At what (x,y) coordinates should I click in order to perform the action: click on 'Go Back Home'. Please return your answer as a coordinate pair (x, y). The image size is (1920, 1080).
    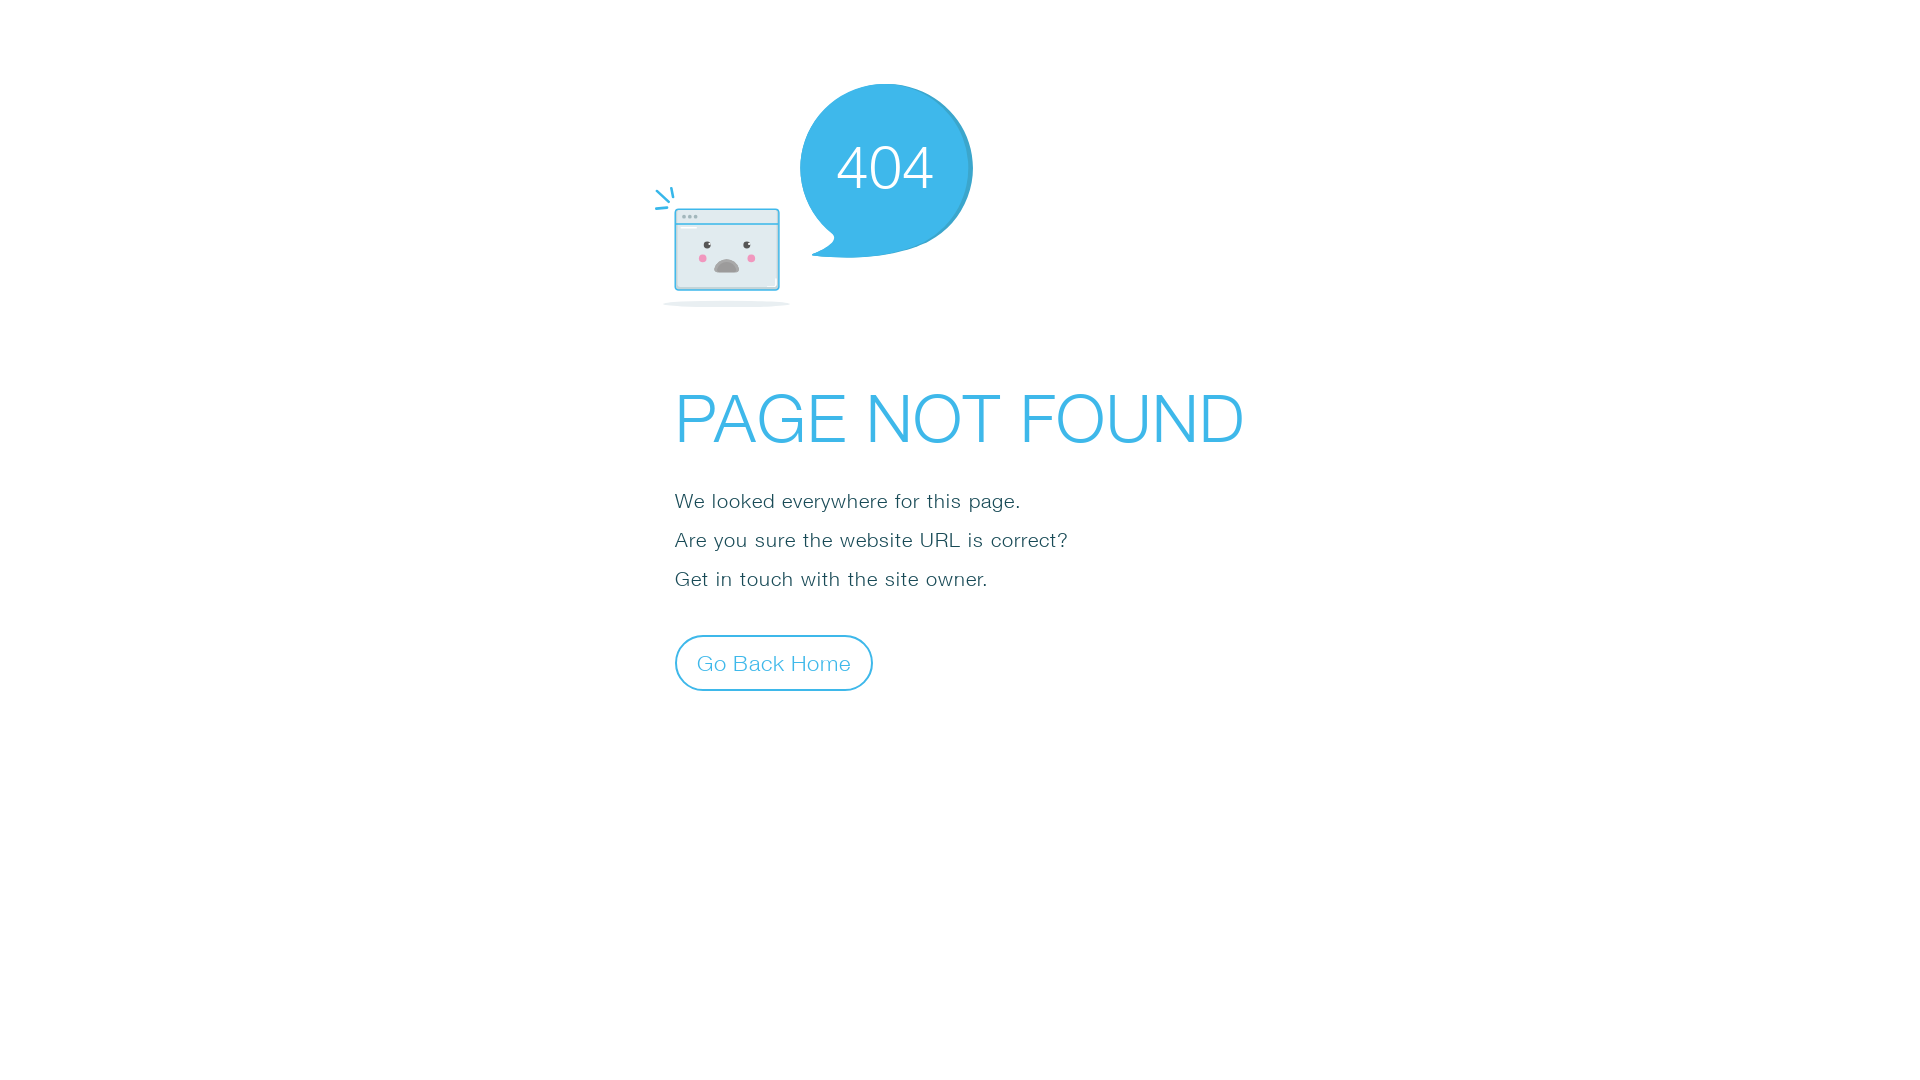
    Looking at the image, I should click on (772, 663).